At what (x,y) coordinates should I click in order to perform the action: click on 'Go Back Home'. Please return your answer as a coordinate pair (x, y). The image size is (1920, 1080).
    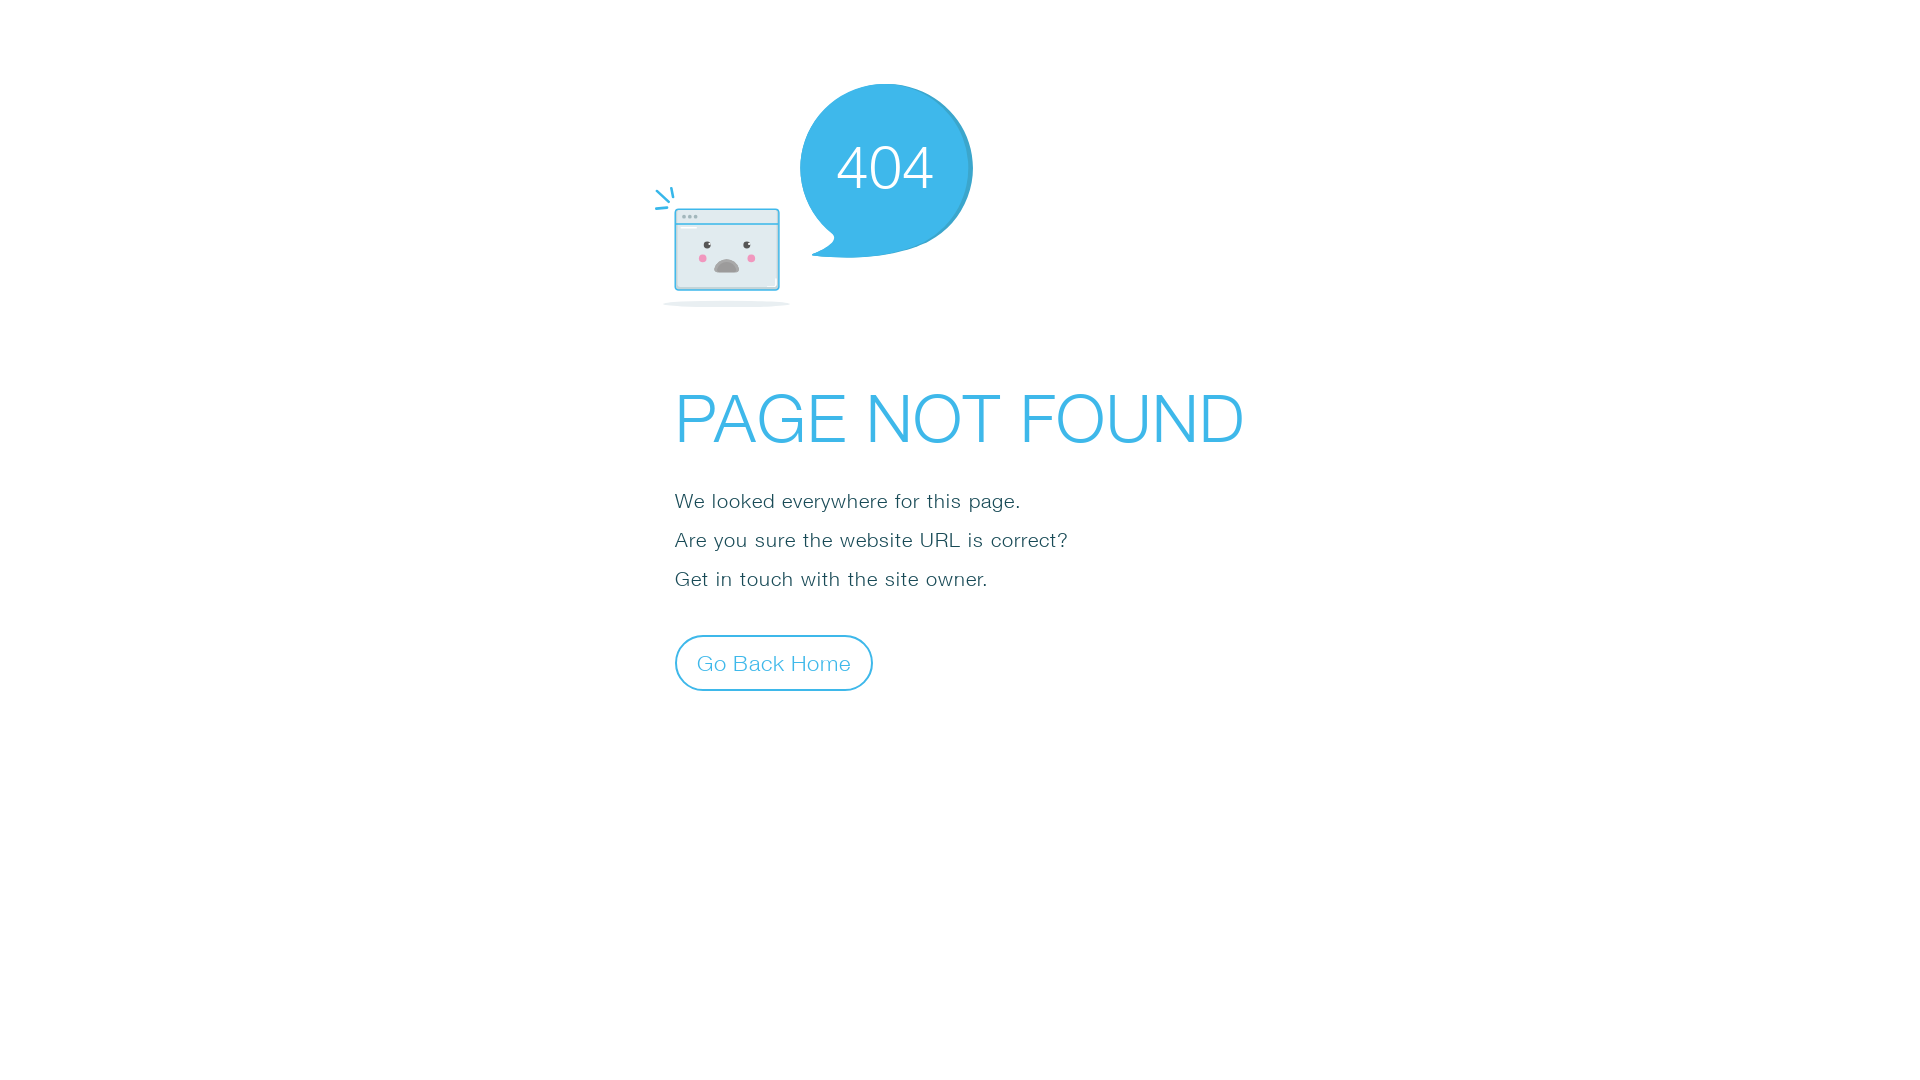
    Looking at the image, I should click on (772, 663).